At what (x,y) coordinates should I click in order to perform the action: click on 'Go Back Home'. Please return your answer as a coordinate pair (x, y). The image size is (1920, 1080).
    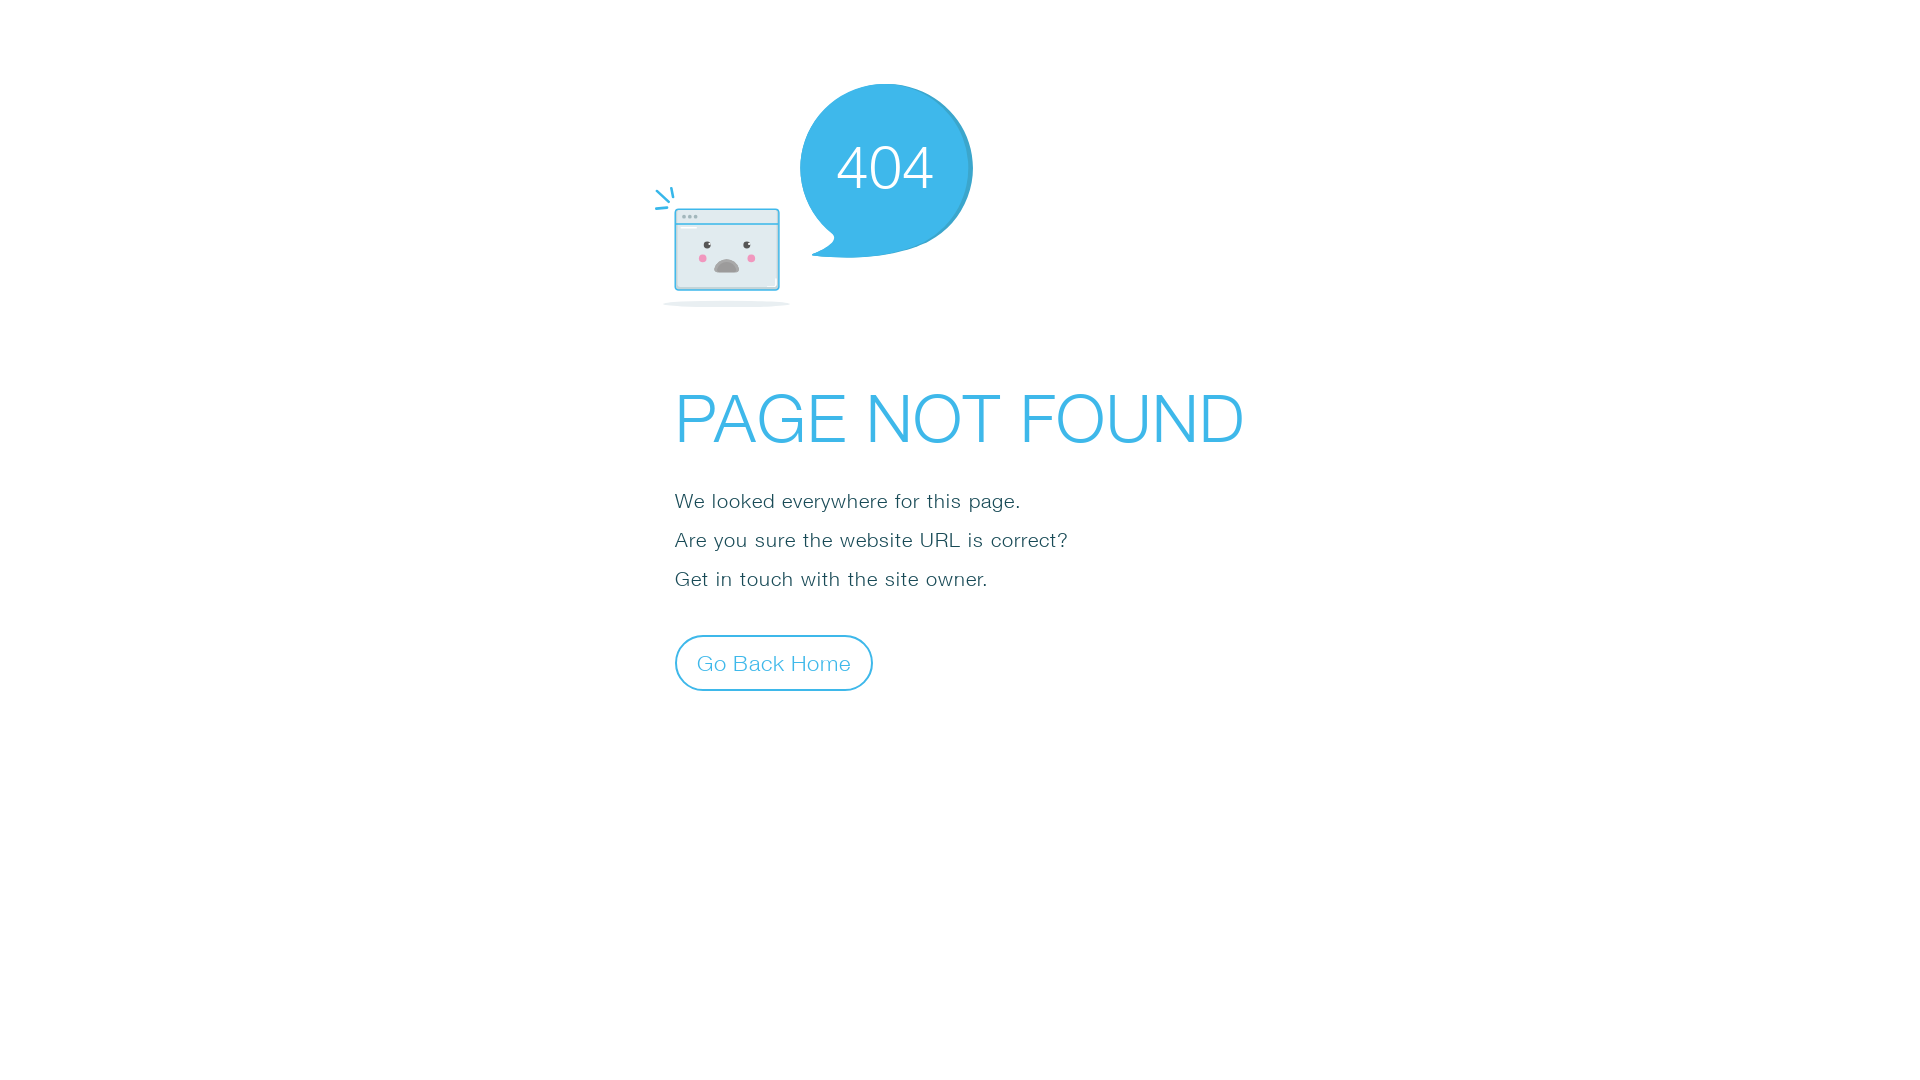
    Looking at the image, I should click on (772, 663).